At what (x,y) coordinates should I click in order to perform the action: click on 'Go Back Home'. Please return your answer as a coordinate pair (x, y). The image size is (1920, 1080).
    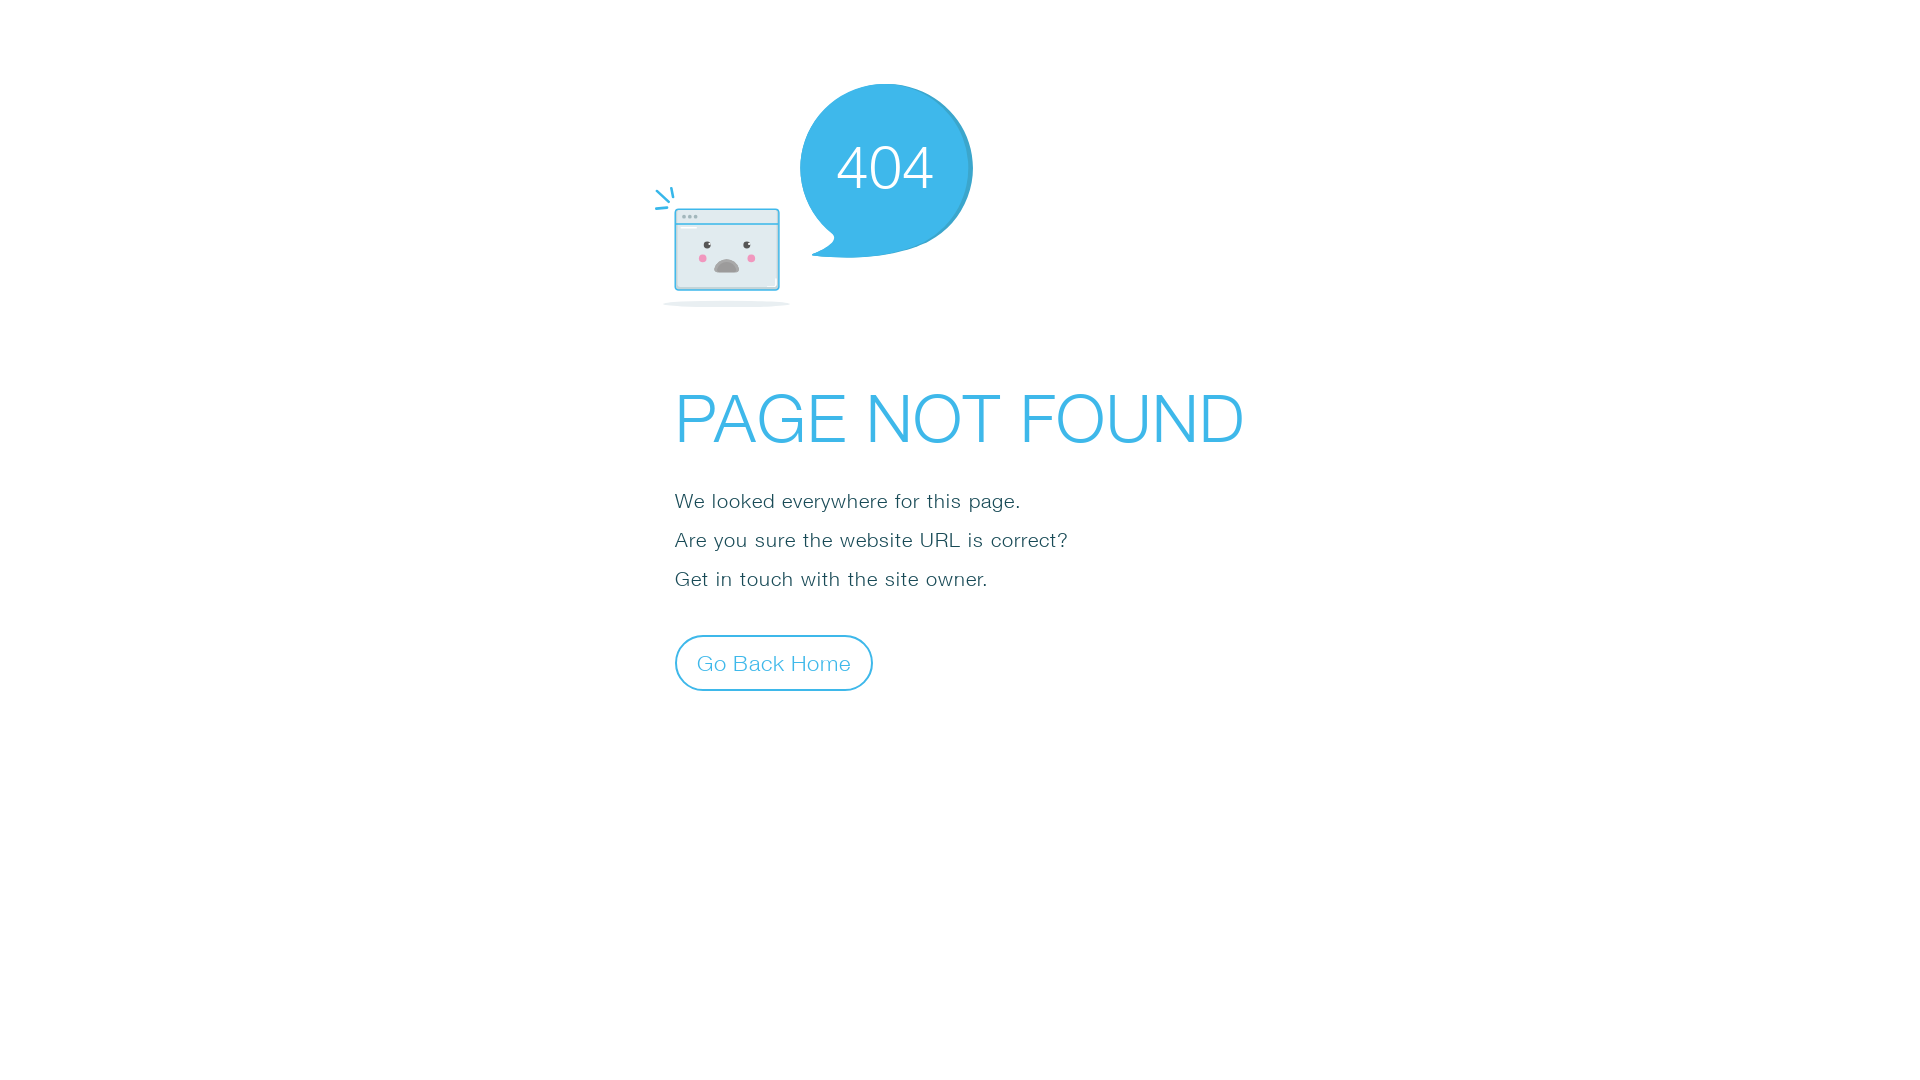
    Looking at the image, I should click on (772, 663).